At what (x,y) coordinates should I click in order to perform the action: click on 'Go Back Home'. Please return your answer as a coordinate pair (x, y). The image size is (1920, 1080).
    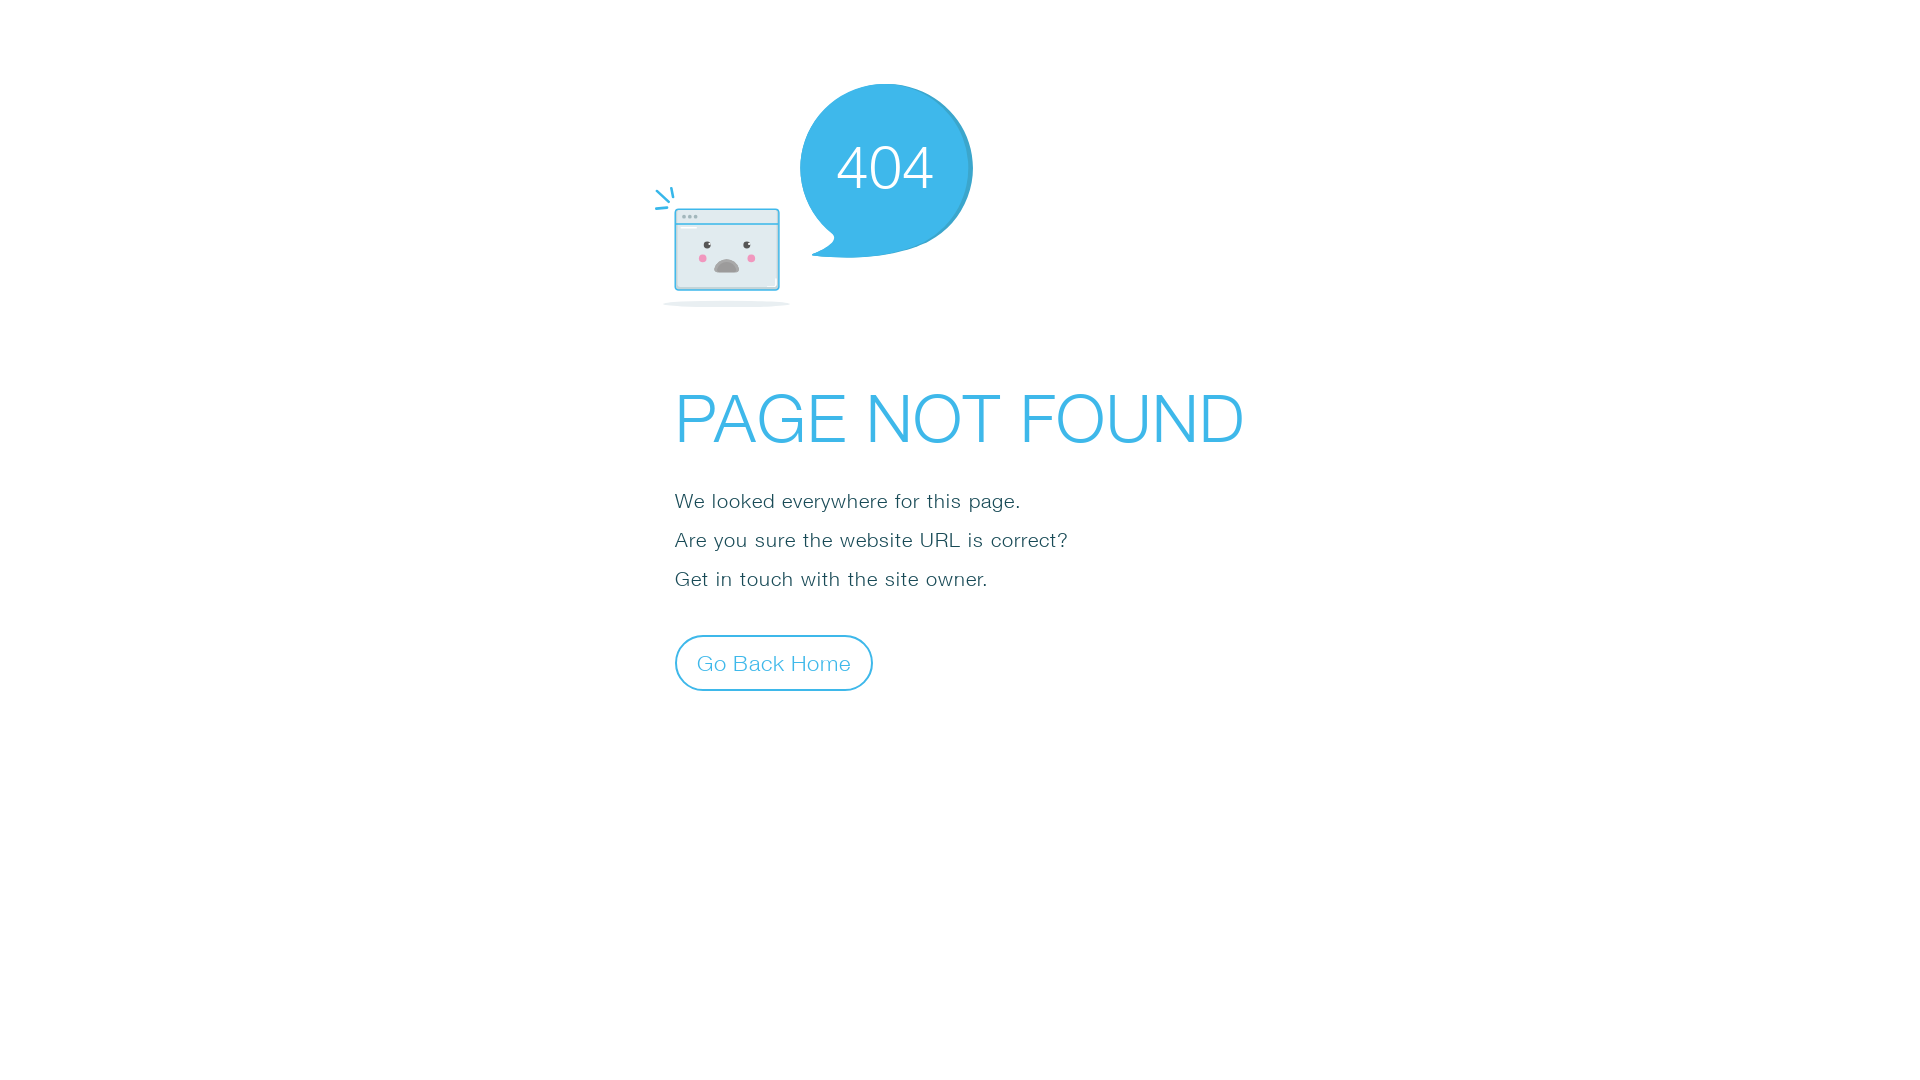
    Looking at the image, I should click on (772, 663).